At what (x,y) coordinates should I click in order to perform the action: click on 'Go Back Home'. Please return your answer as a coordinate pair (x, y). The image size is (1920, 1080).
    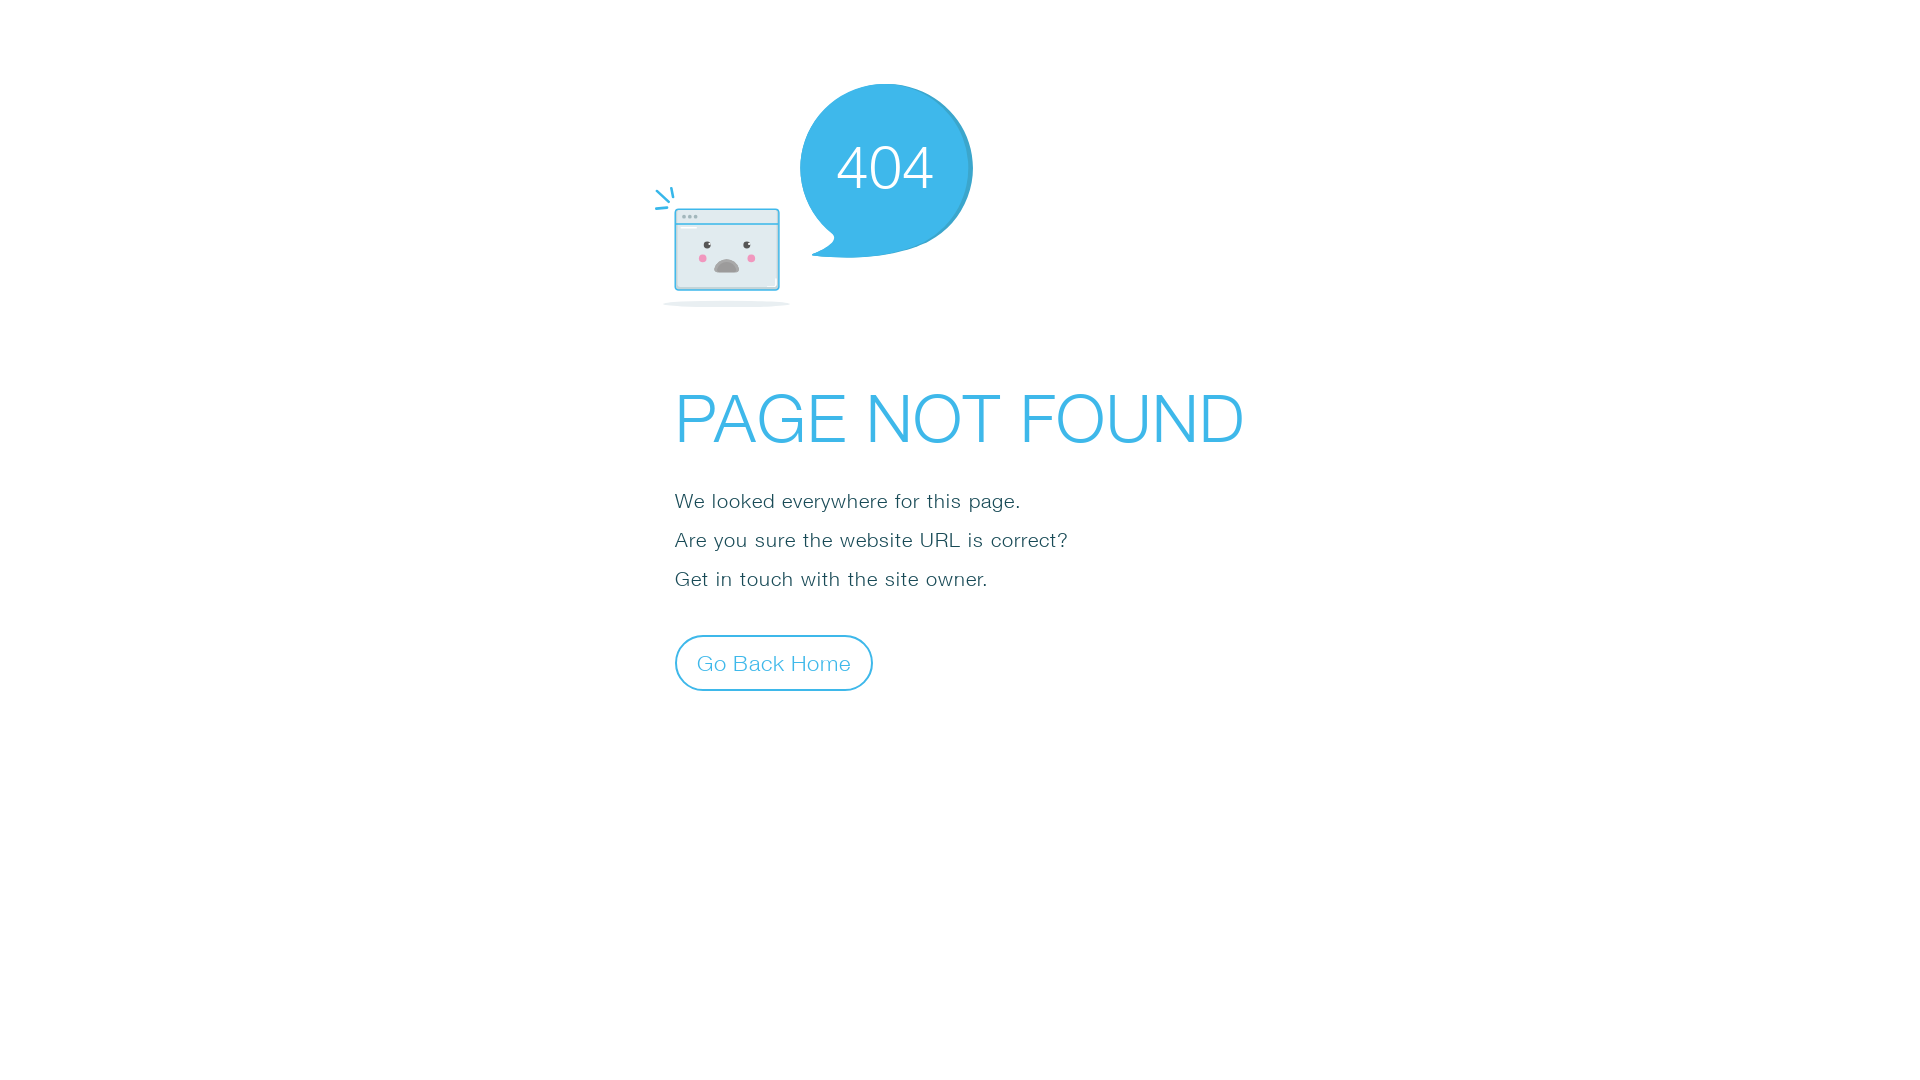
    Looking at the image, I should click on (772, 663).